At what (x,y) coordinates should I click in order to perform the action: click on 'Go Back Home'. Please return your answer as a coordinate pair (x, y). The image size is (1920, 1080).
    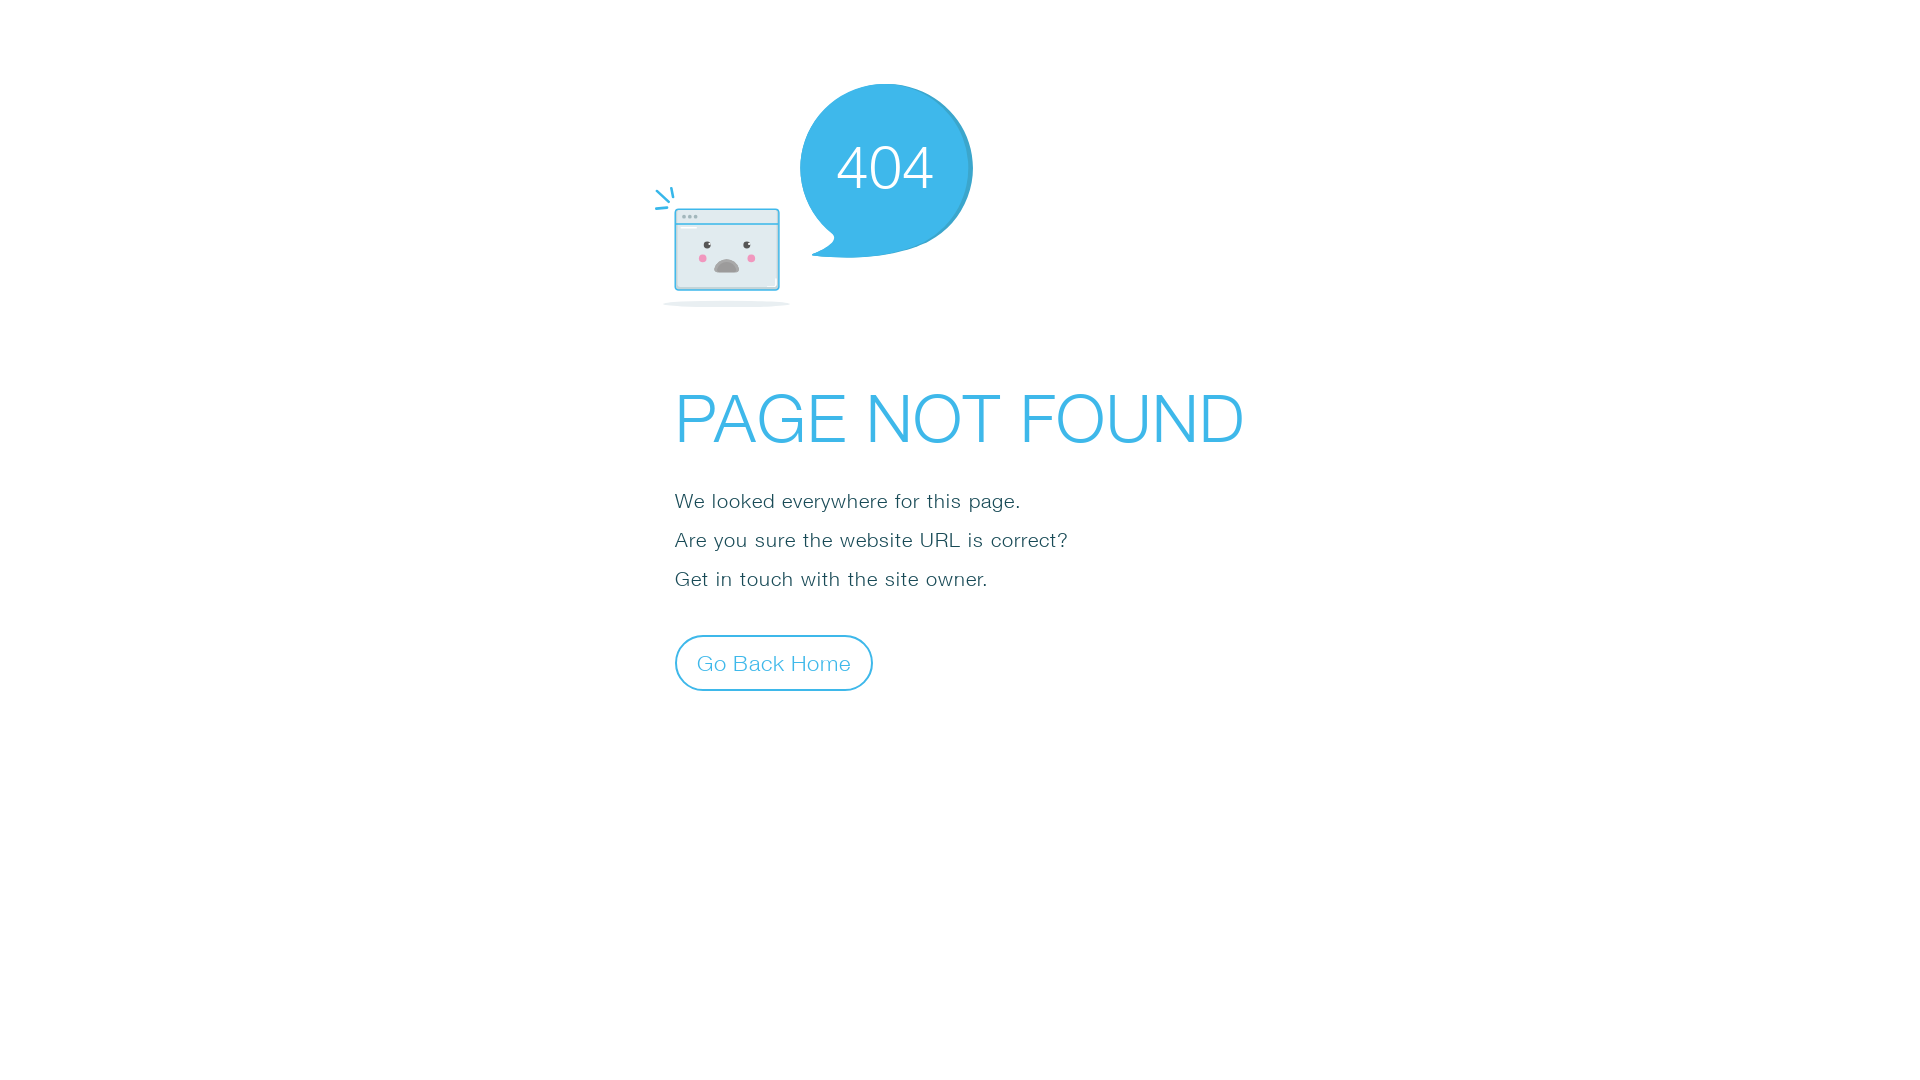
    Looking at the image, I should click on (772, 663).